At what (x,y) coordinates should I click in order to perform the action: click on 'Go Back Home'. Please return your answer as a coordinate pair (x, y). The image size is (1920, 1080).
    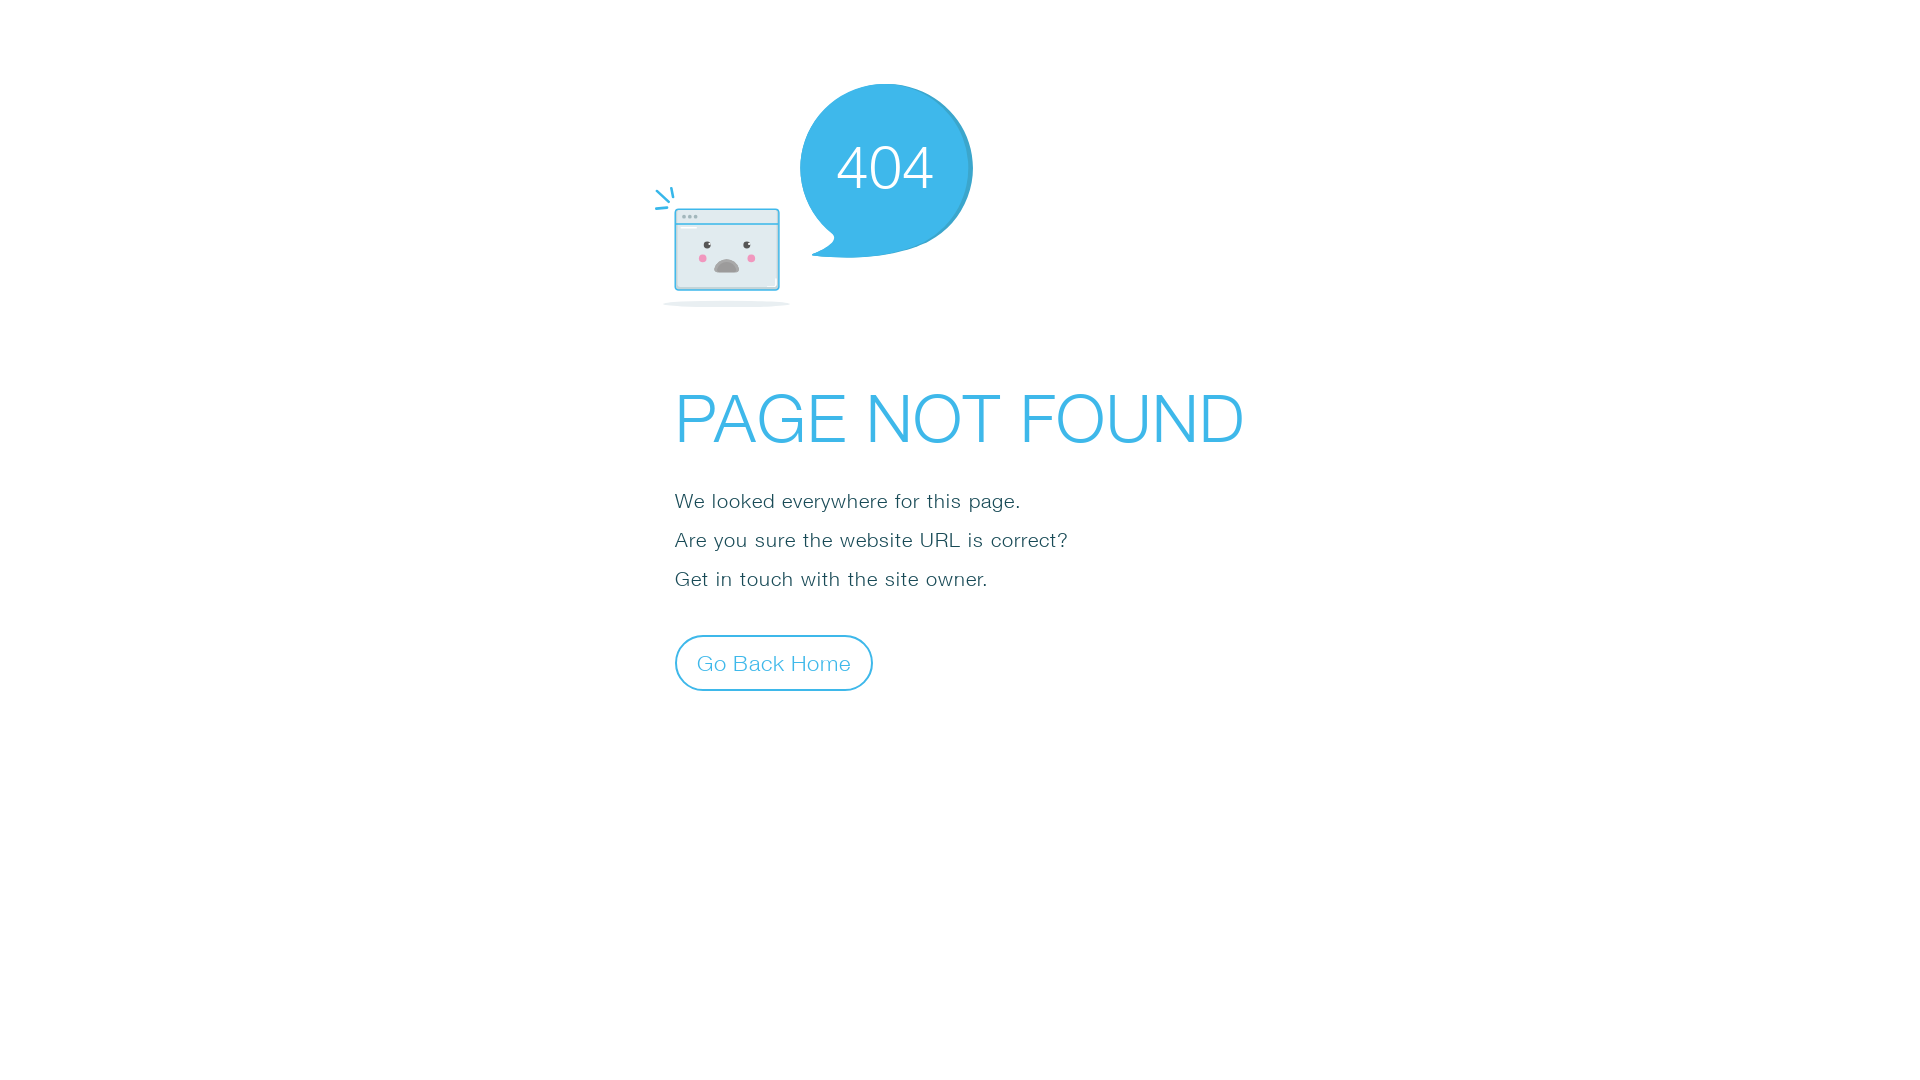
    Looking at the image, I should click on (772, 663).